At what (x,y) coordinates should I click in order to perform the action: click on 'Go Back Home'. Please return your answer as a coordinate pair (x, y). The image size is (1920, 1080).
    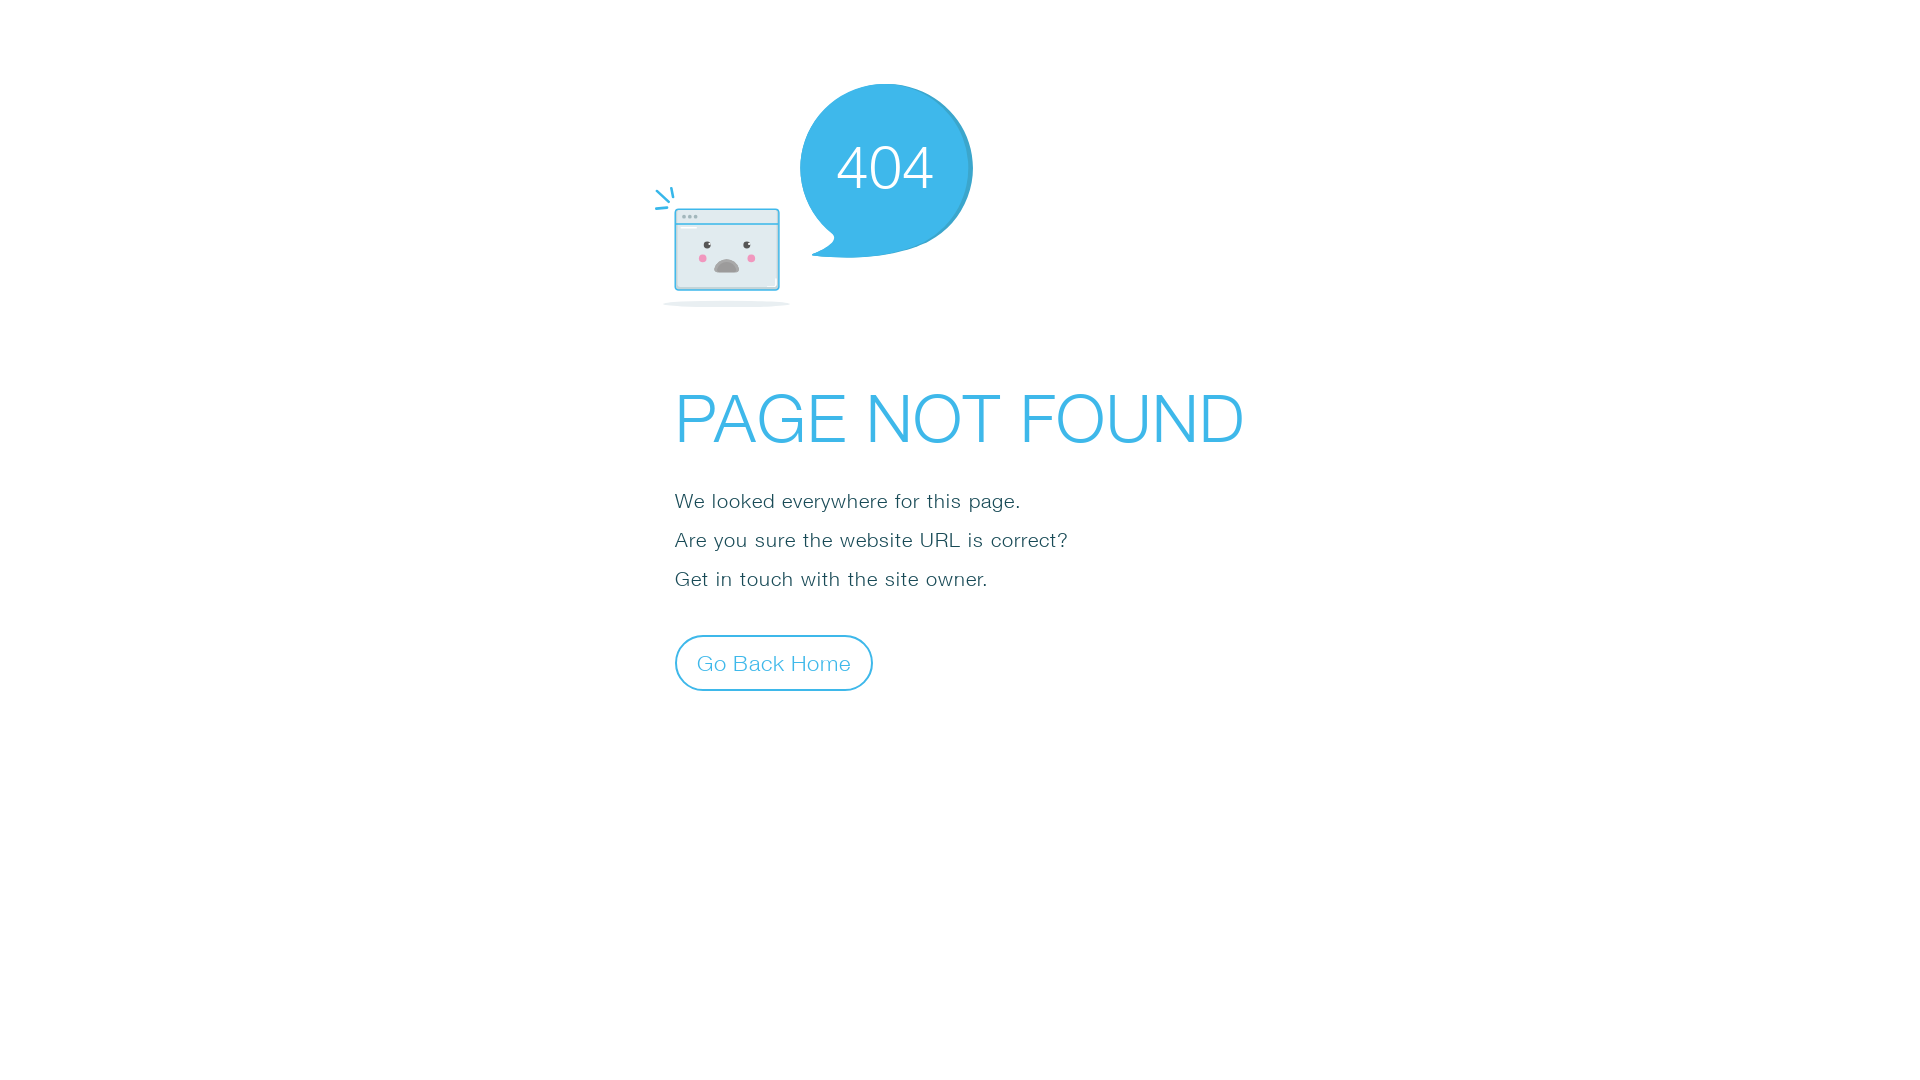
    Looking at the image, I should click on (772, 663).